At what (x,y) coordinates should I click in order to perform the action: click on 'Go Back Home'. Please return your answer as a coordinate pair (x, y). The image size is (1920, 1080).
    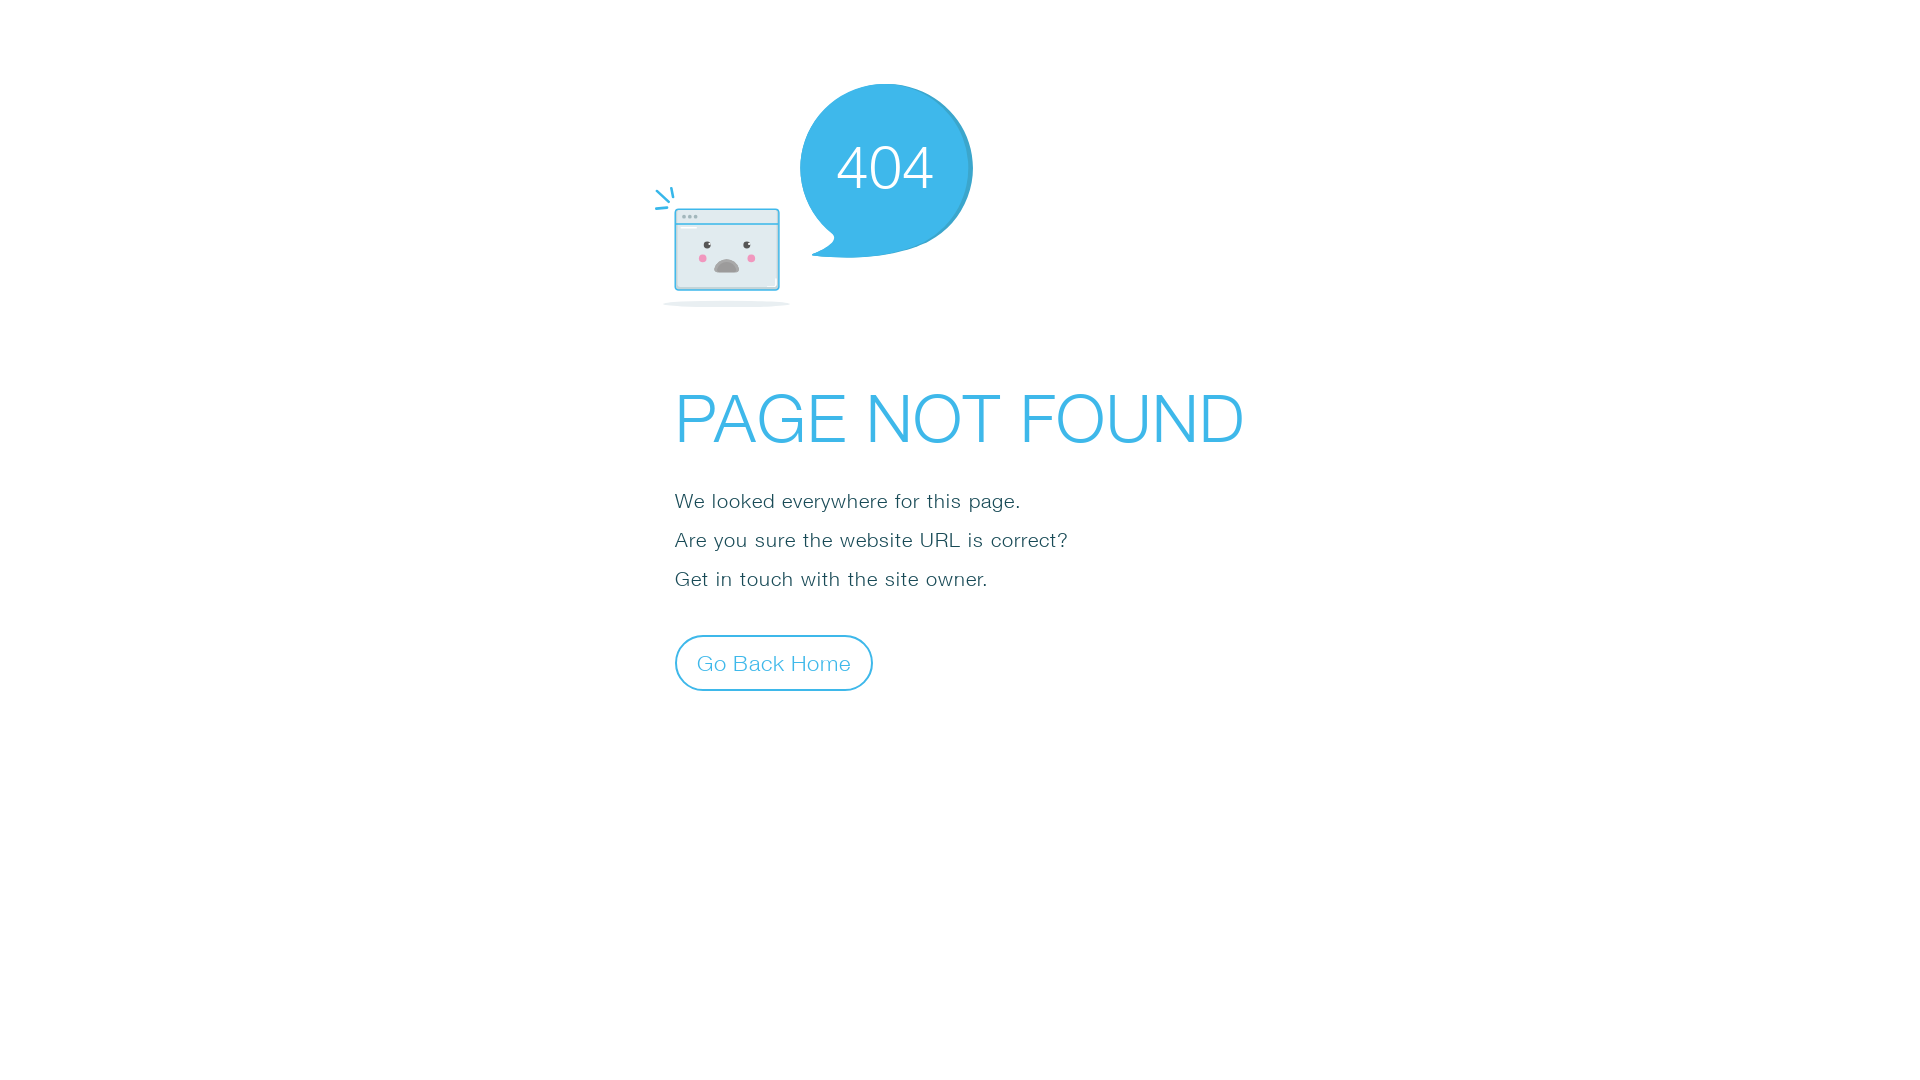
    Looking at the image, I should click on (772, 663).